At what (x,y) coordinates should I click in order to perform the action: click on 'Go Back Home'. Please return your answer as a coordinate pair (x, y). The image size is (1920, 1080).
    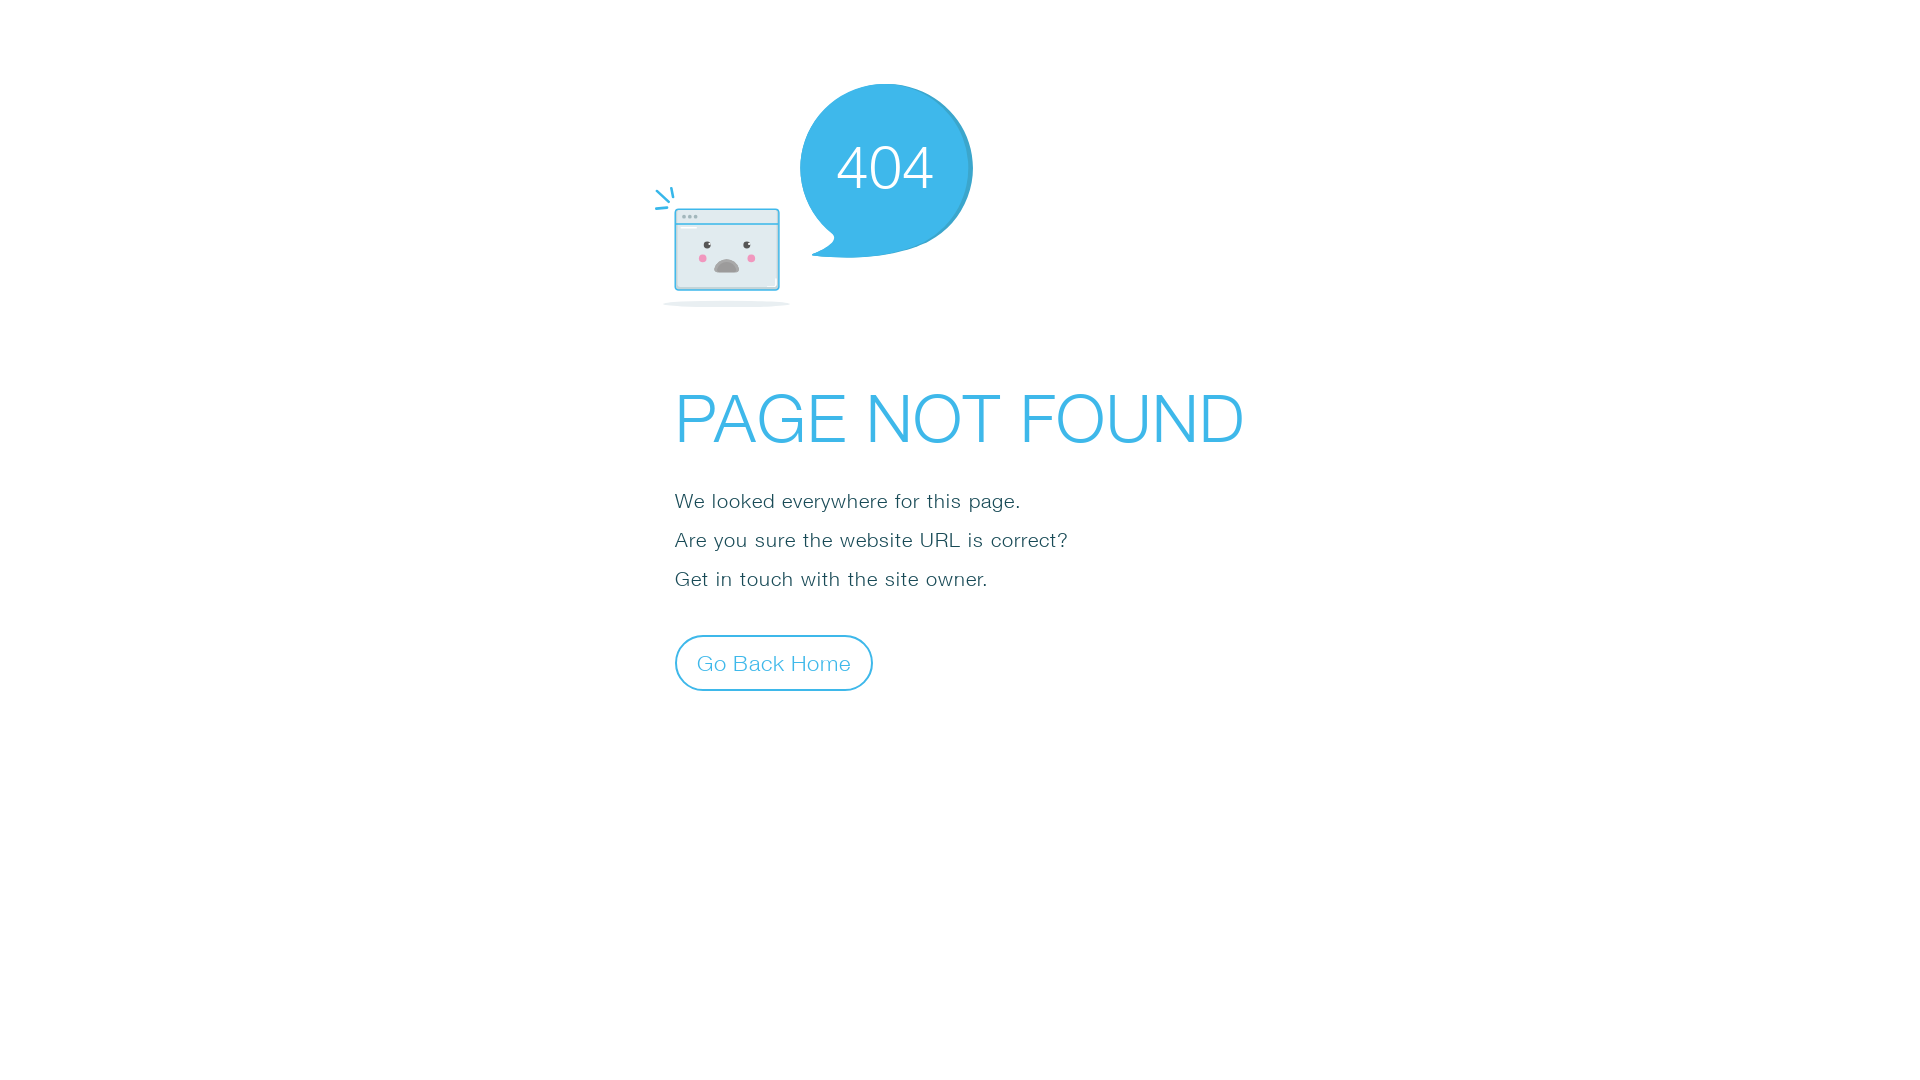
    Looking at the image, I should click on (772, 663).